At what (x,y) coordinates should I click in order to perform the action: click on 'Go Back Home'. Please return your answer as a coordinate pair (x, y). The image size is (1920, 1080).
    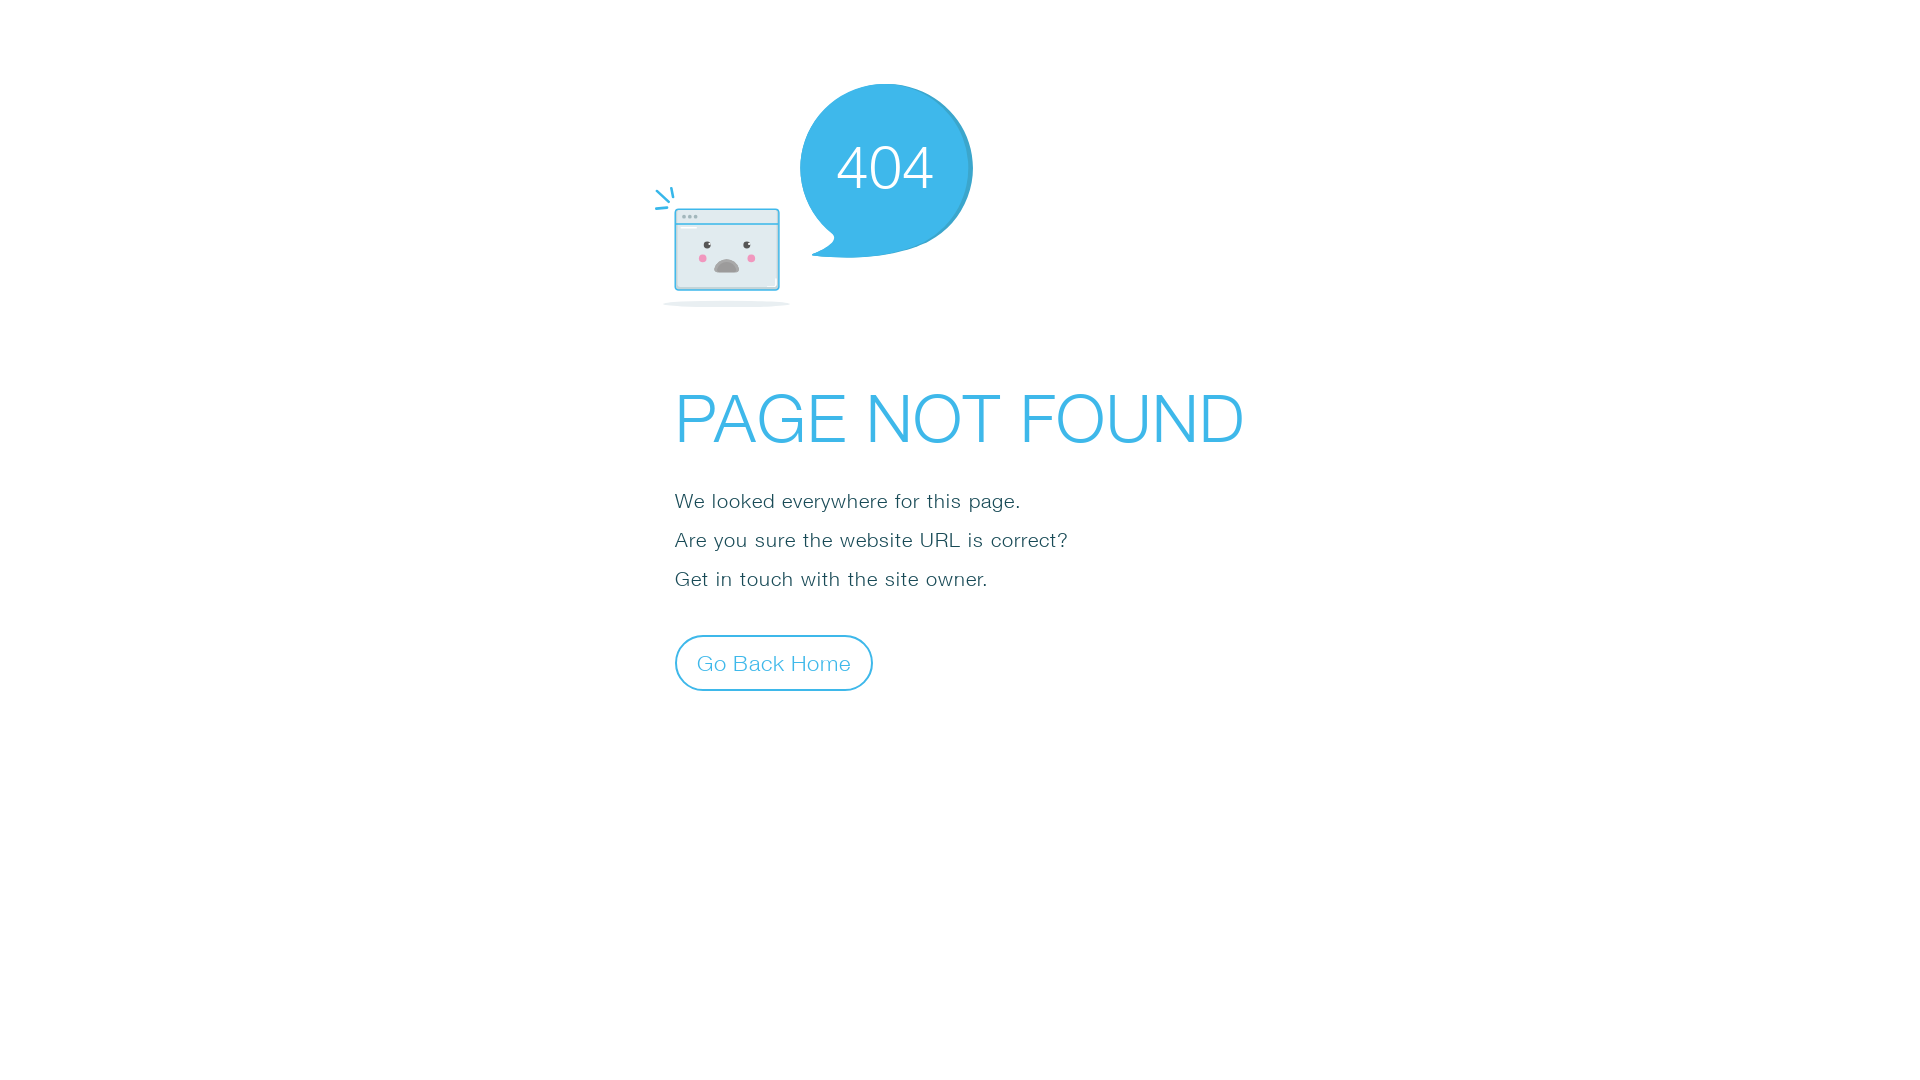
    Looking at the image, I should click on (772, 663).